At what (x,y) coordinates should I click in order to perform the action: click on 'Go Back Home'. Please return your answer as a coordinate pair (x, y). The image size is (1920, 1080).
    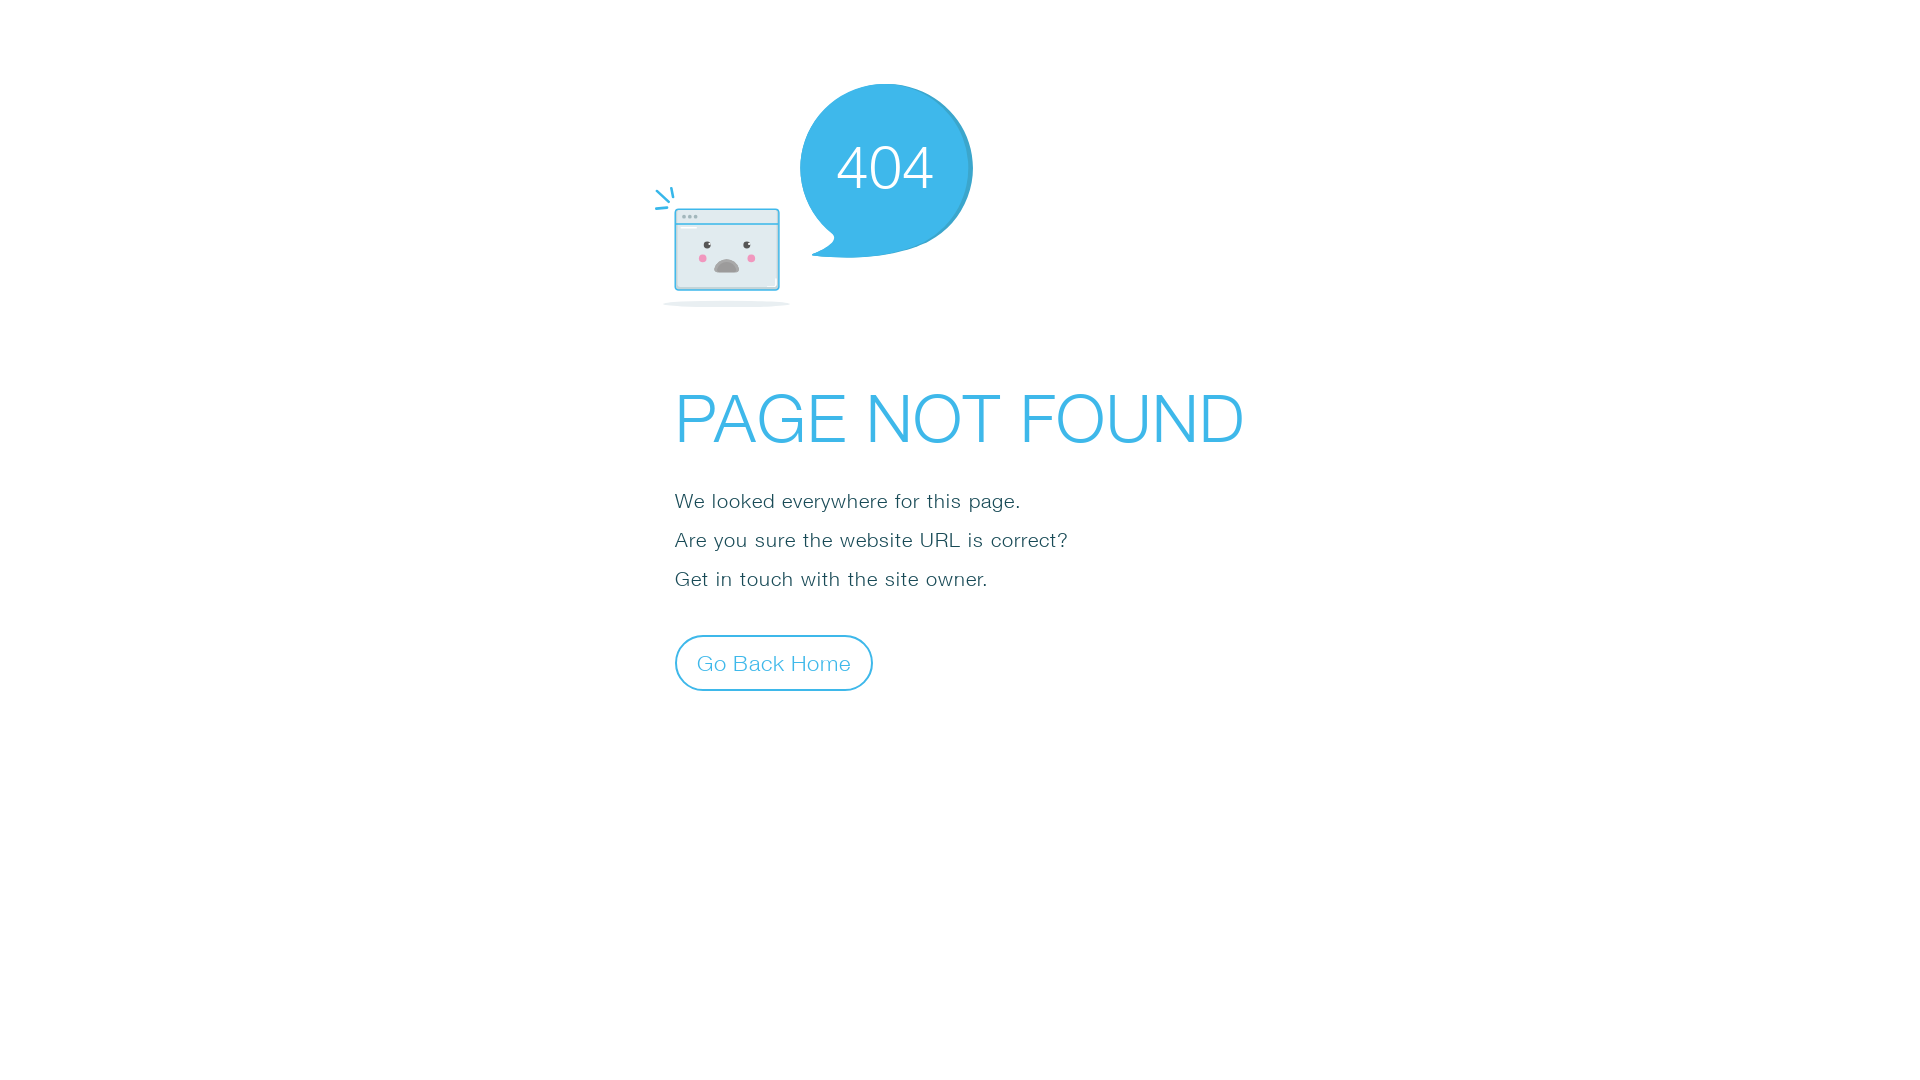
    Looking at the image, I should click on (772, 663).